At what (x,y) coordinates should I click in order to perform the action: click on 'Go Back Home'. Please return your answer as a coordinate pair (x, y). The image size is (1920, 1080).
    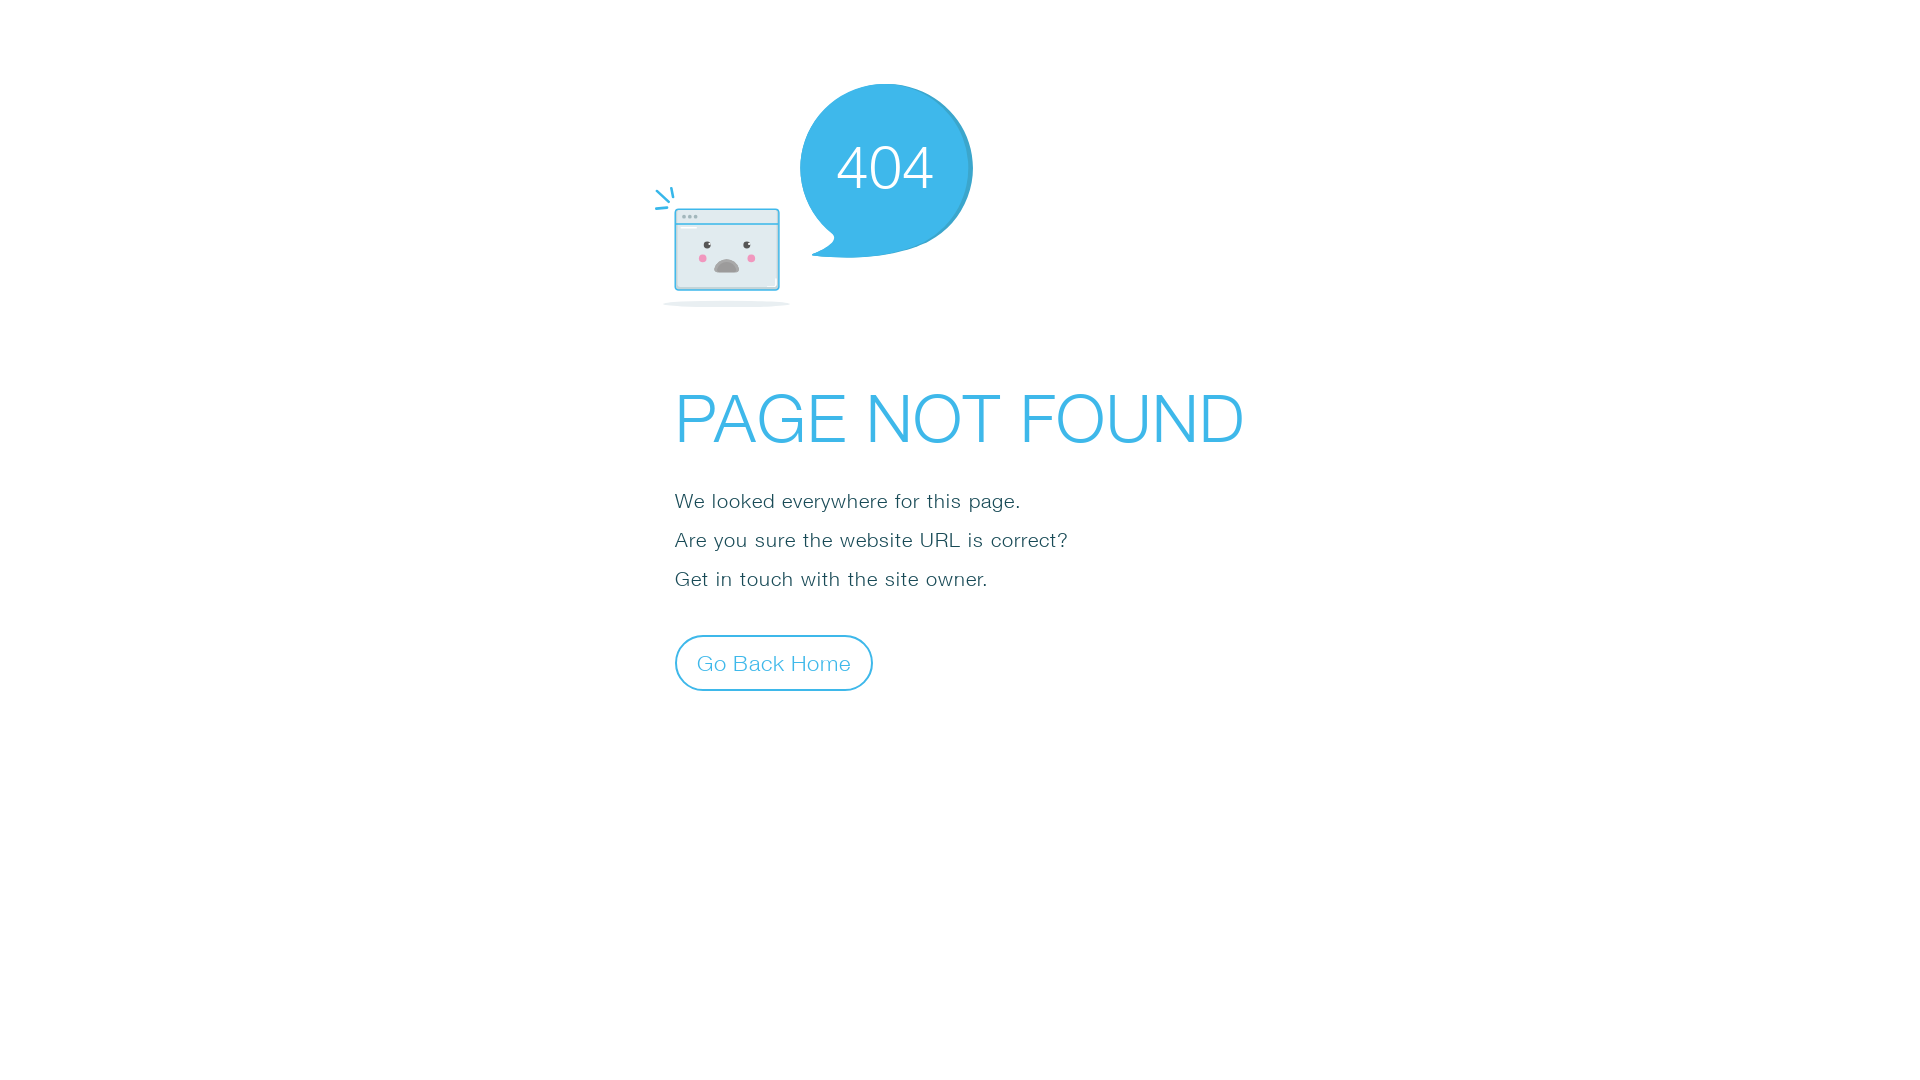
    Looking at the image, I should click on (772, 663).